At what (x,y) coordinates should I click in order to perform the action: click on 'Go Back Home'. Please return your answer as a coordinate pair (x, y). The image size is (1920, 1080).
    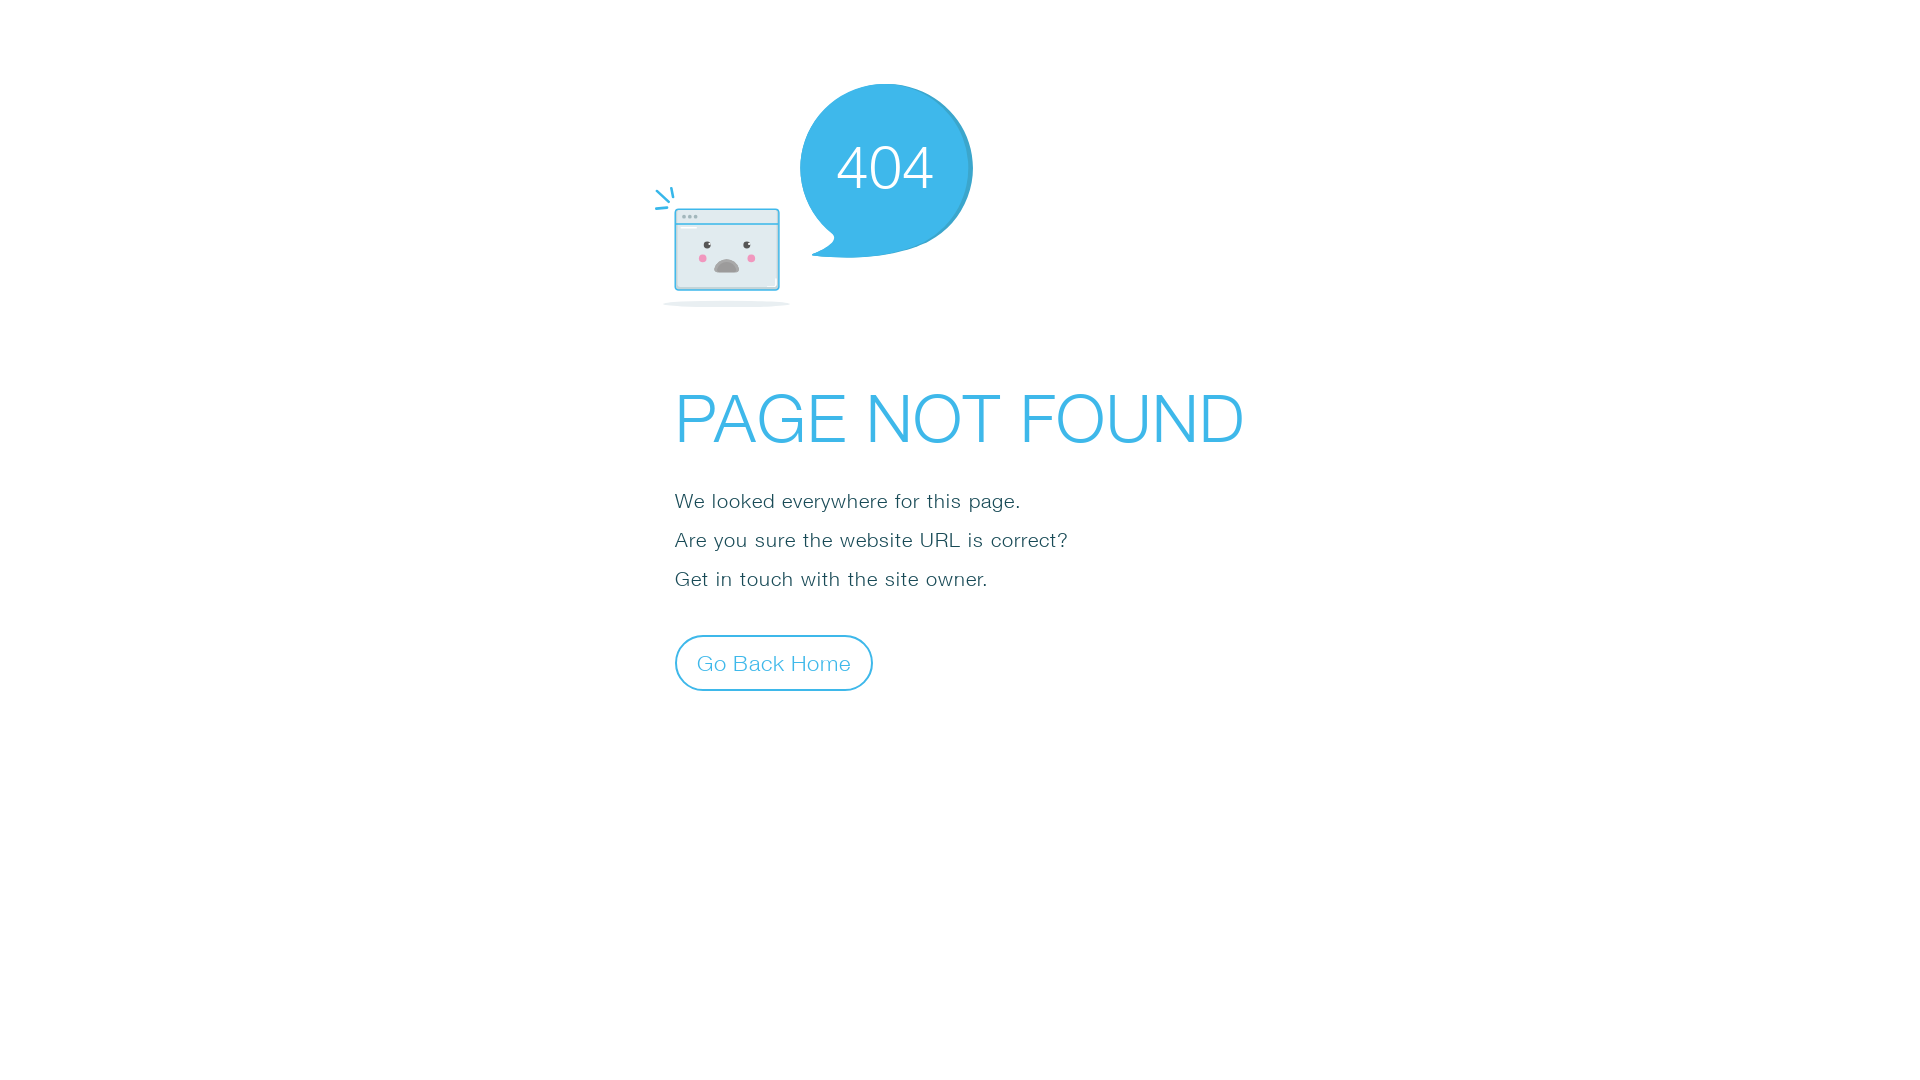
    Looking at the image, I should click on (772, 663).